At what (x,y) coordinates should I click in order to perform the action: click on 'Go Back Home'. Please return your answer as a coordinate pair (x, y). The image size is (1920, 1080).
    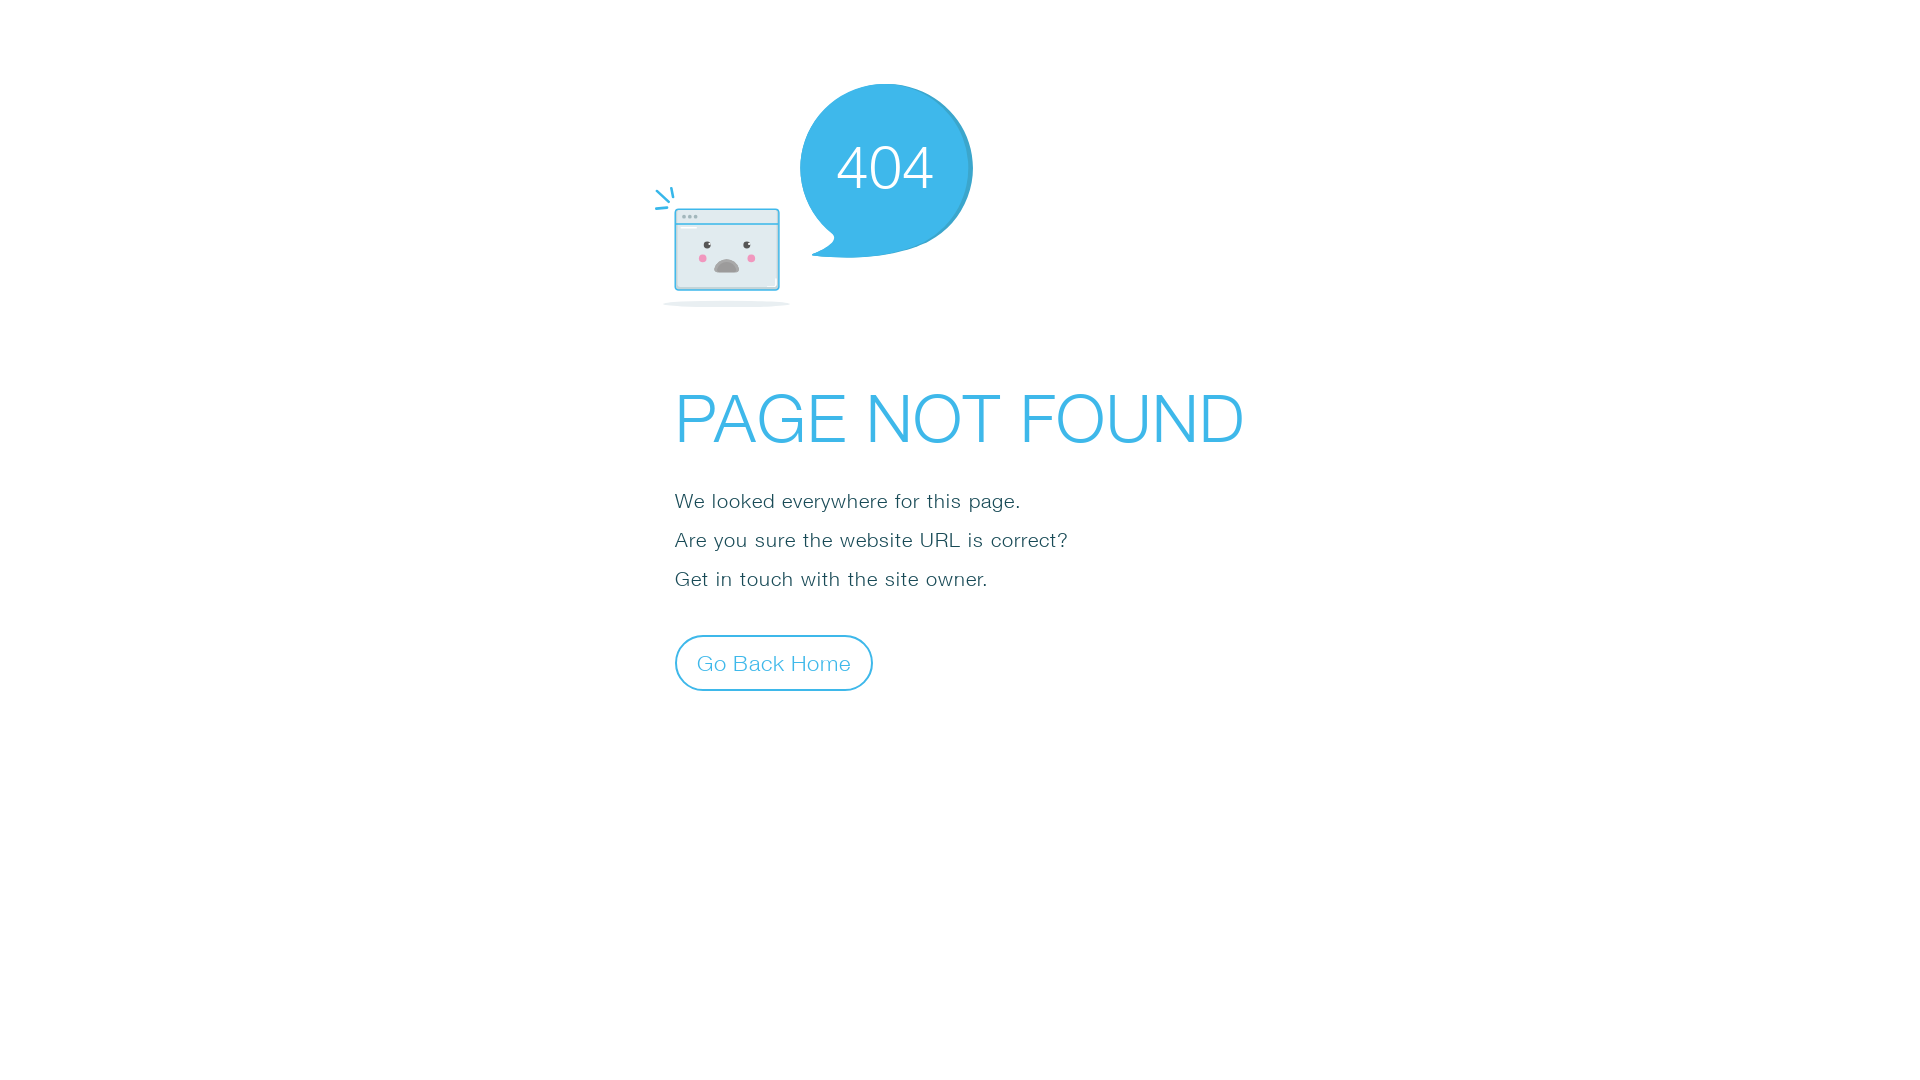
    Looking at the image, I should click on (772, 663).